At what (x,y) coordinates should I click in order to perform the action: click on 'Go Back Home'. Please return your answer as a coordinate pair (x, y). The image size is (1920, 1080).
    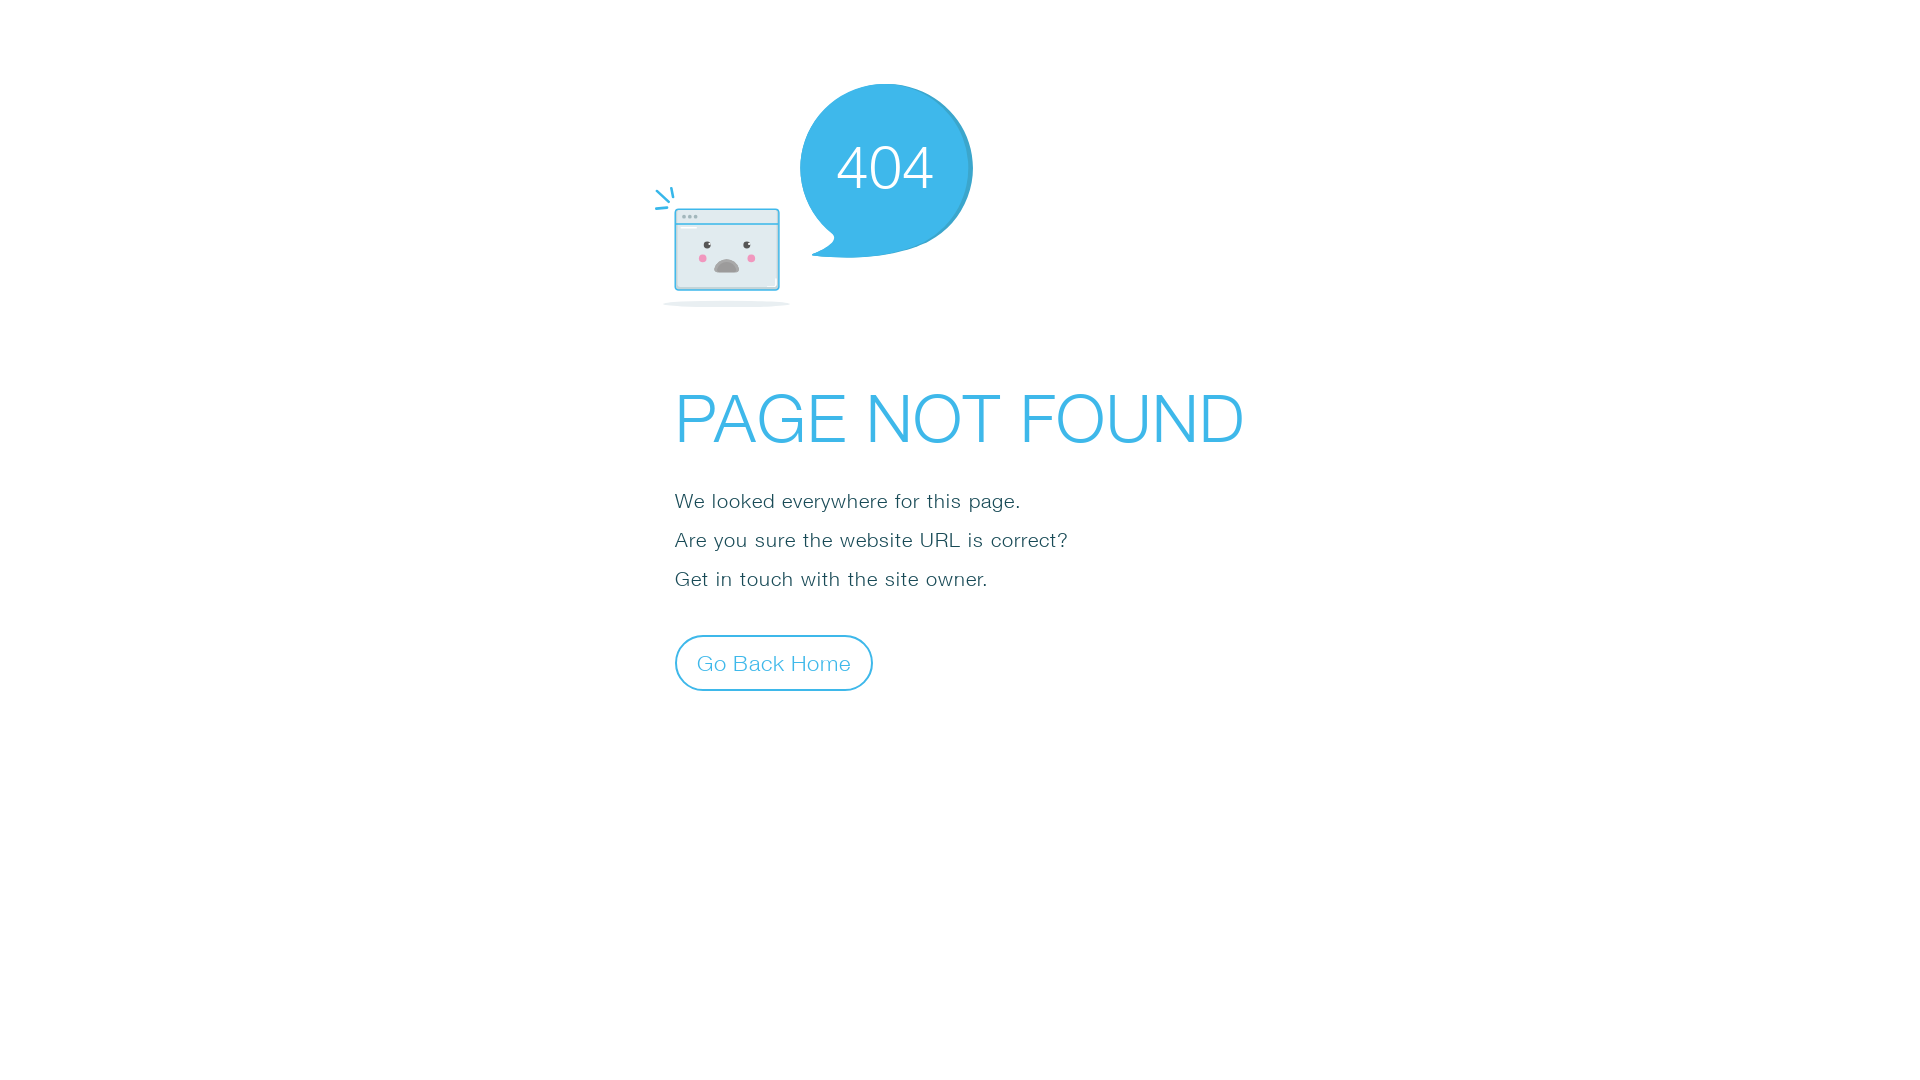
    Looking at the image, I should click on (772, 663).